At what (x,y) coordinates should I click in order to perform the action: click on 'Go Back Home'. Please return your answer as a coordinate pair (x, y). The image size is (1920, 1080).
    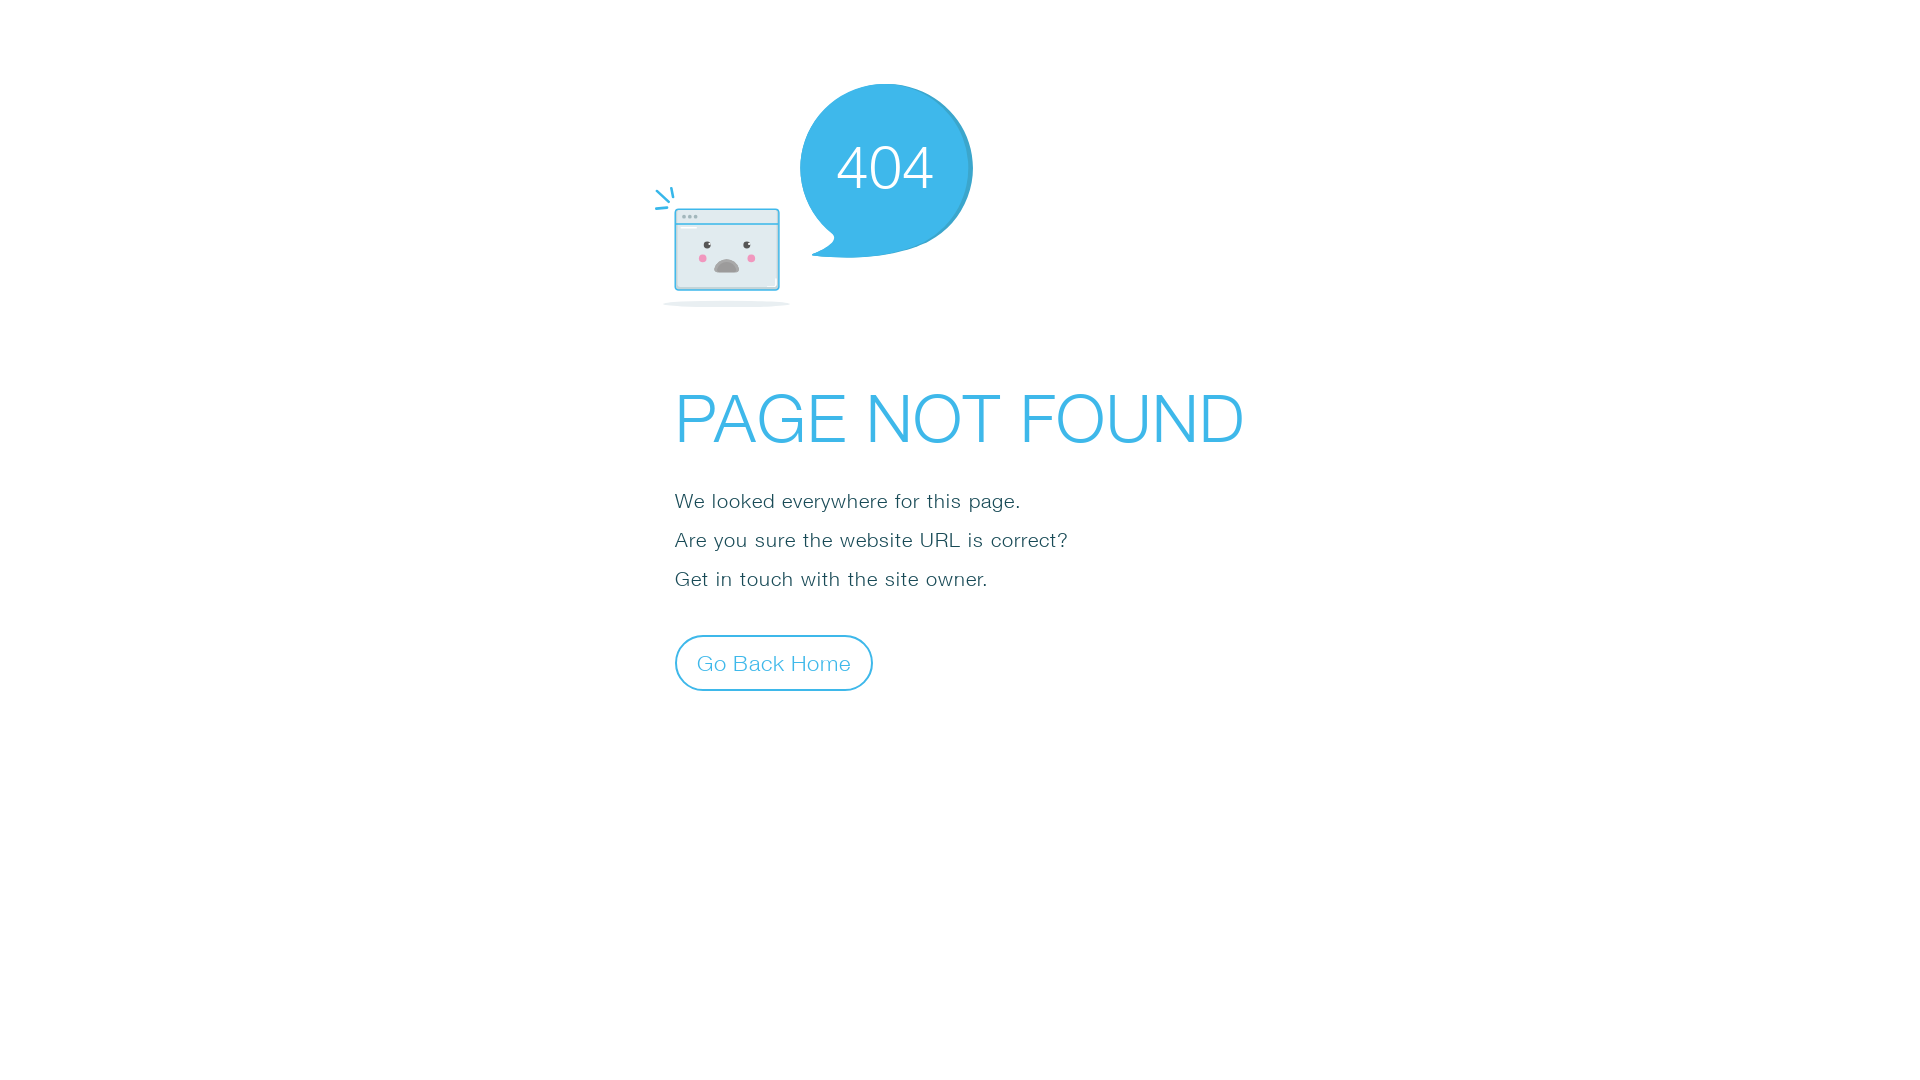
    Looking at the image, I should click on (772, 663).